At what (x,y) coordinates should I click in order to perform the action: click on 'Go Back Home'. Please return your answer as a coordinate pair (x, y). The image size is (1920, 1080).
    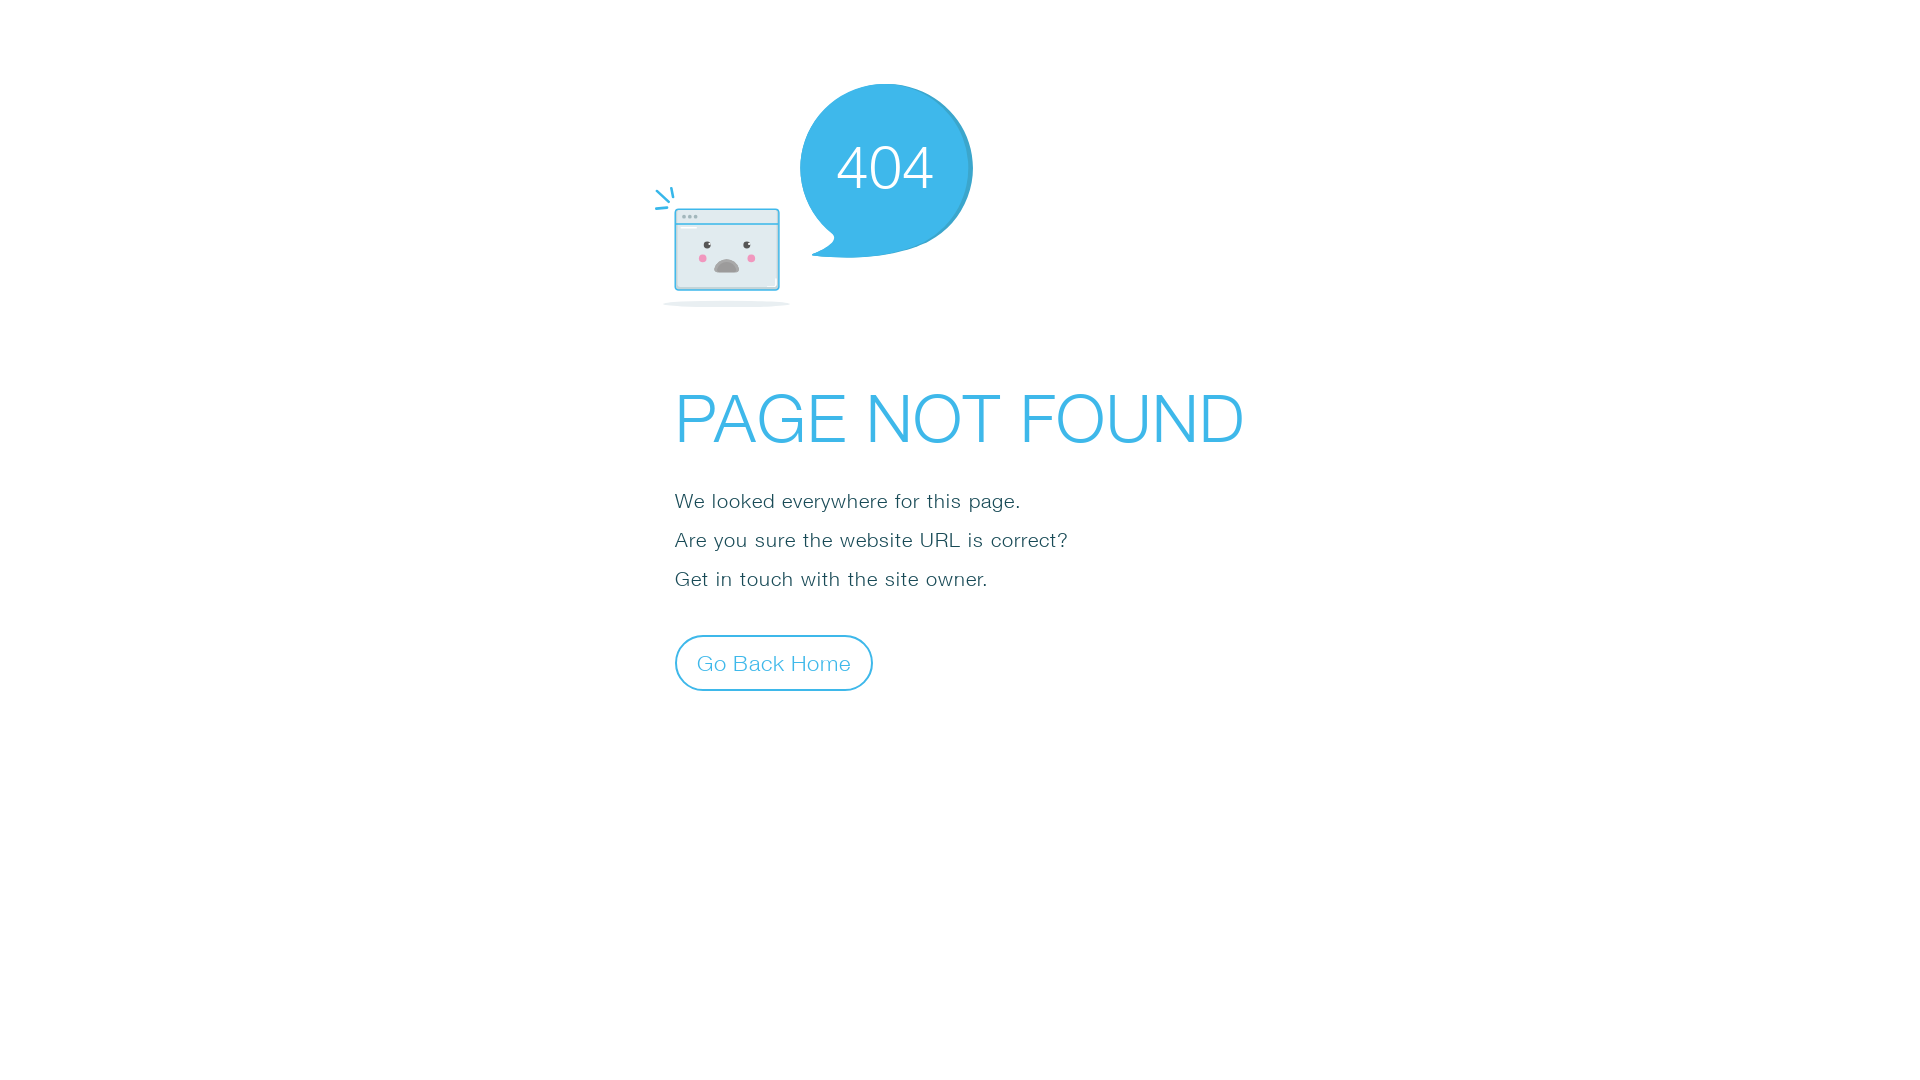
    Looking at the image, I should click on (772, 663).